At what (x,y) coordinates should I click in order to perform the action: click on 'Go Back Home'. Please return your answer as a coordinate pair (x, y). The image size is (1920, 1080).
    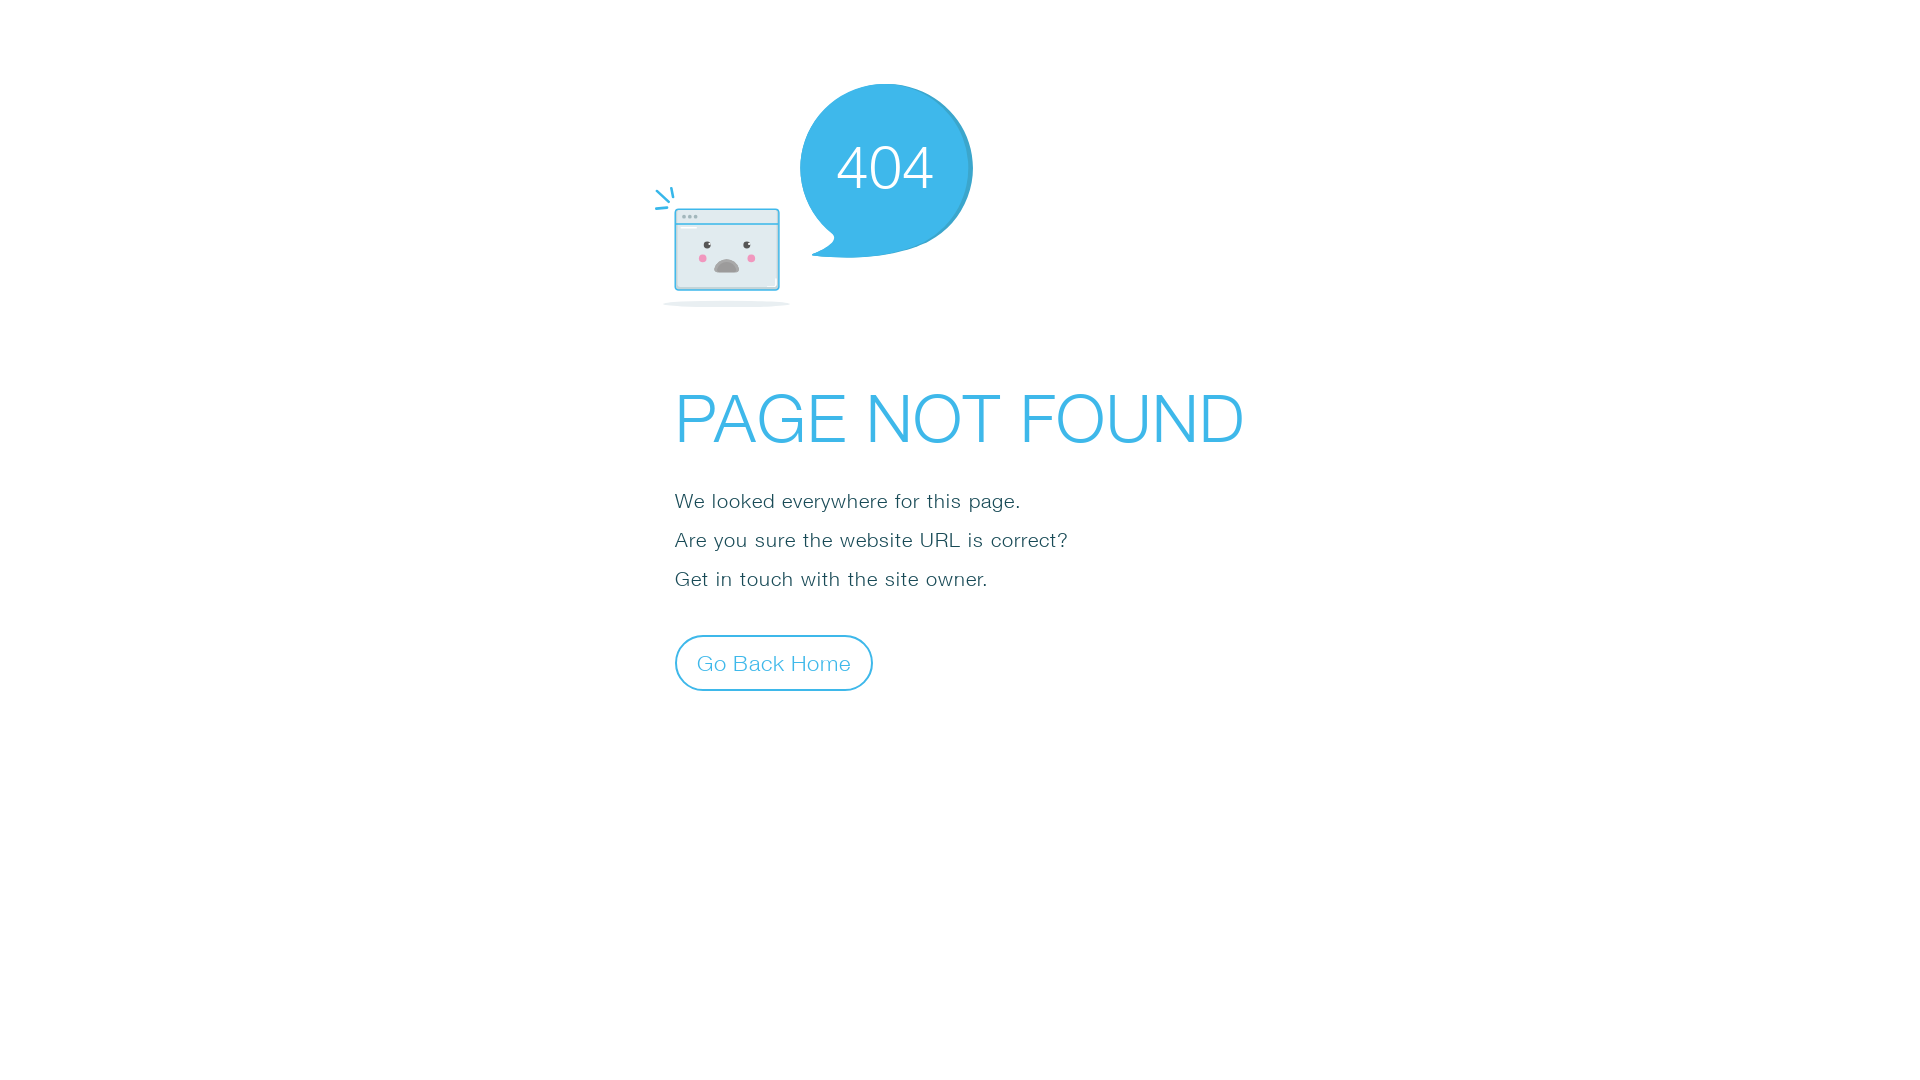
    Looking at the image, I should click on (772, 663).